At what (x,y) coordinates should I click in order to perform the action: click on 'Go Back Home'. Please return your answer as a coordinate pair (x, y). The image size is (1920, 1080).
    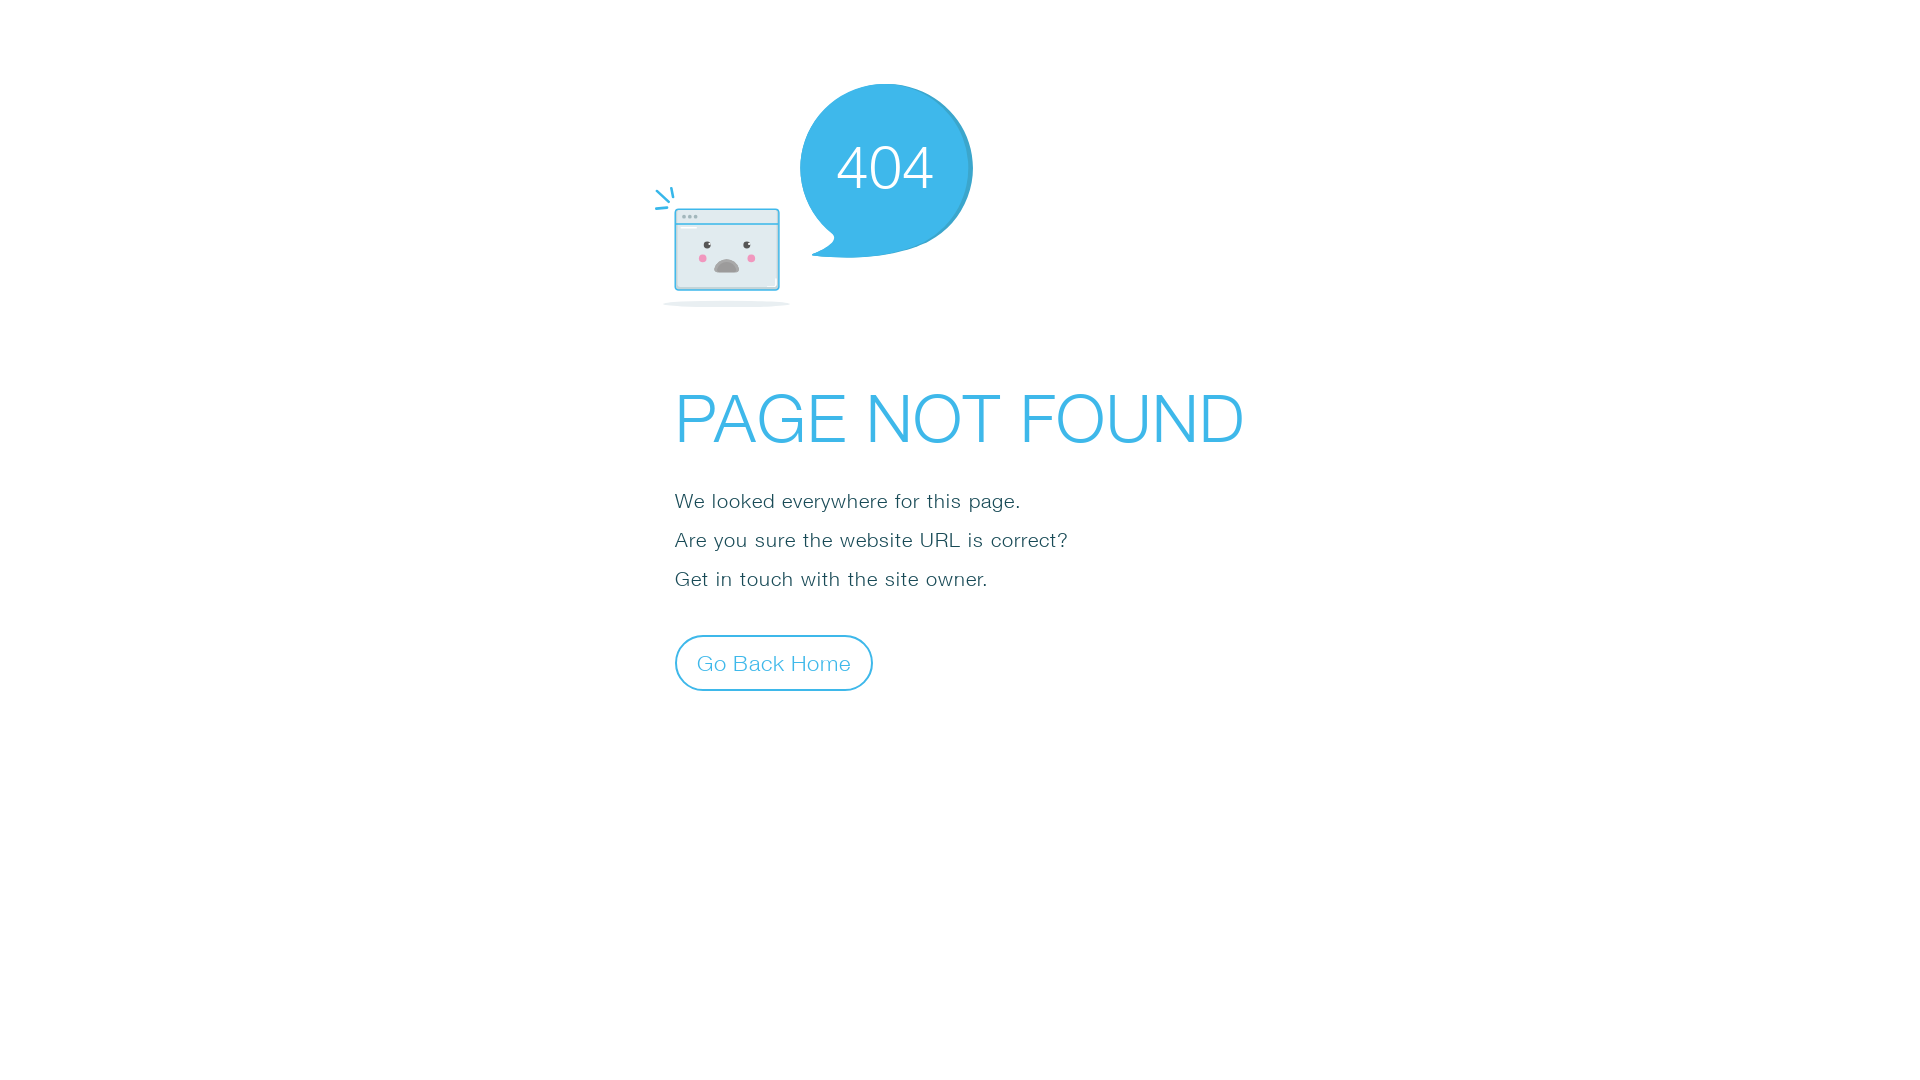
    Looking at the image, I should click on (772, 663).